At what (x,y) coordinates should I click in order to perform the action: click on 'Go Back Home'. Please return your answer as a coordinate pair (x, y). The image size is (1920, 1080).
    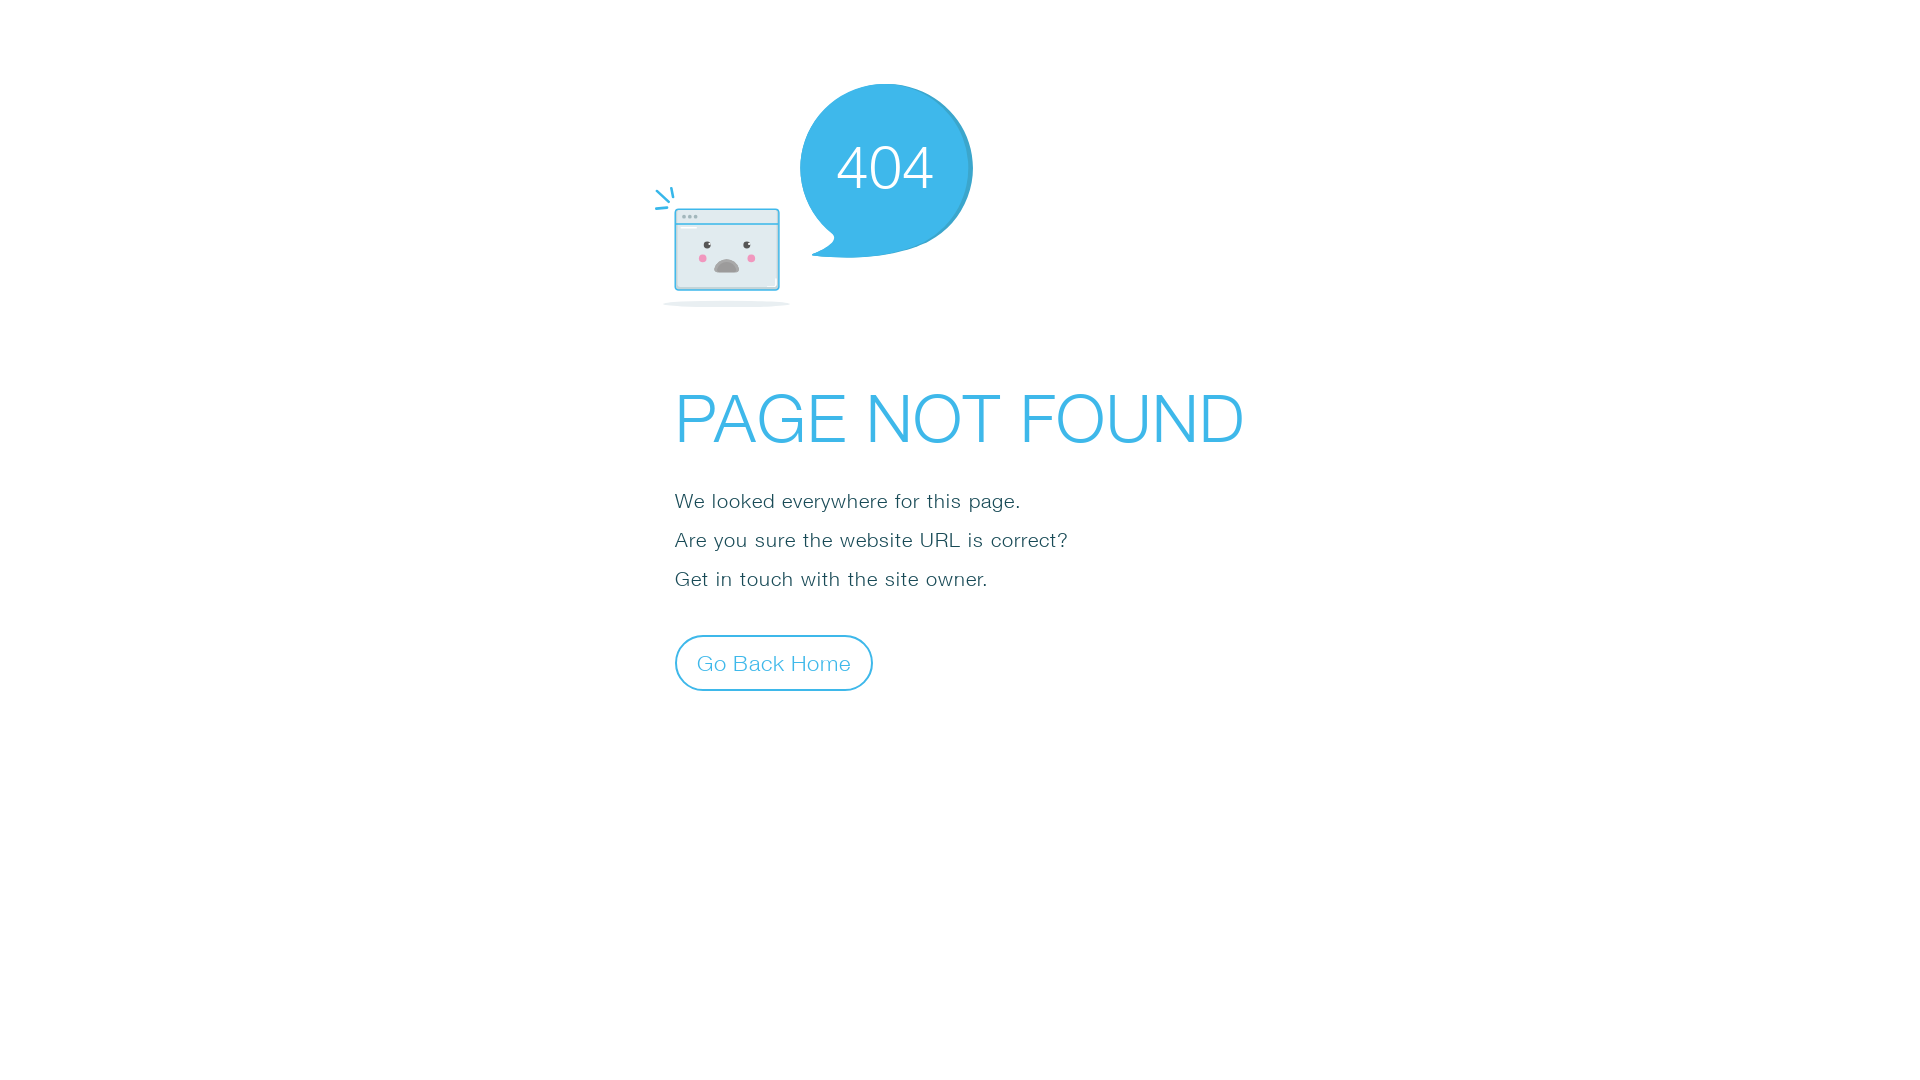
    Looking at the image, I should click on (772, 663).